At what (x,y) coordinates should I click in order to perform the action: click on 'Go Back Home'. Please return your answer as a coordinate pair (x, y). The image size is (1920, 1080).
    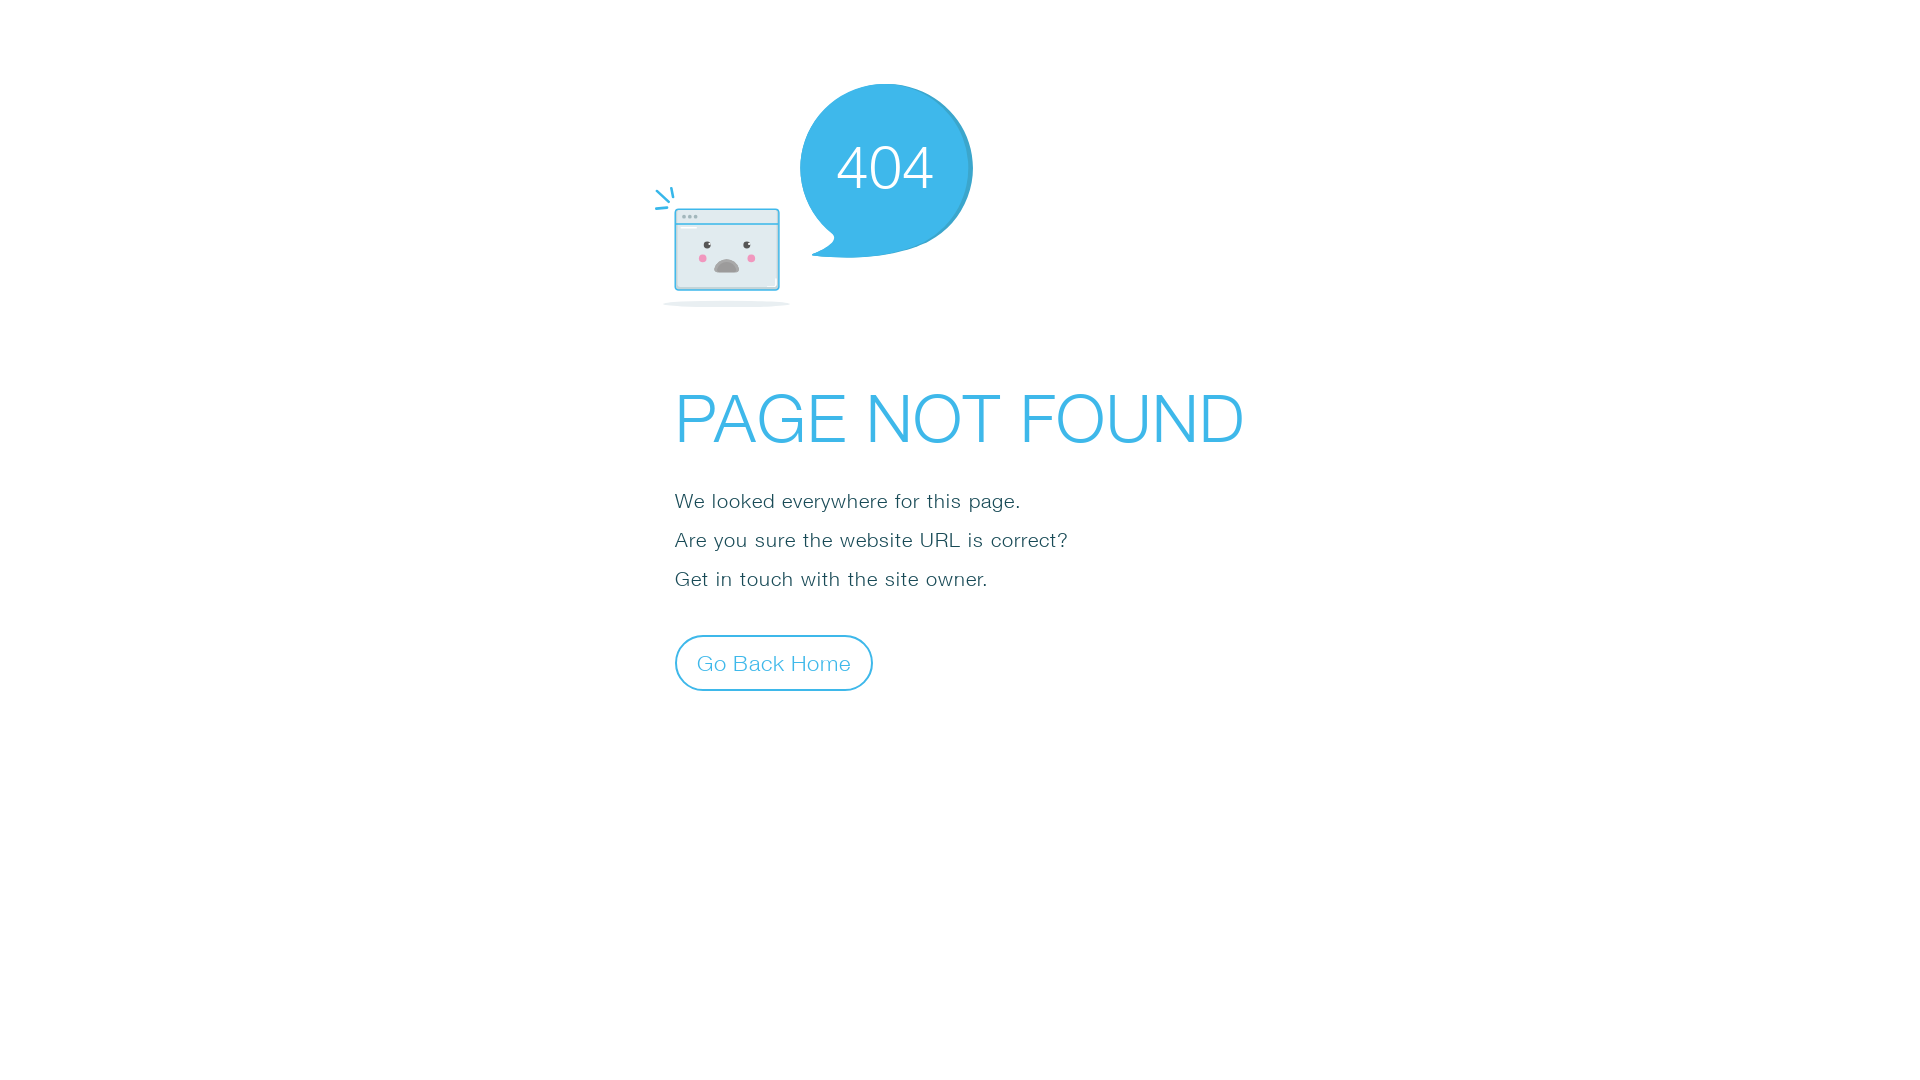
    Looking at the image, I should click on (772, 663).